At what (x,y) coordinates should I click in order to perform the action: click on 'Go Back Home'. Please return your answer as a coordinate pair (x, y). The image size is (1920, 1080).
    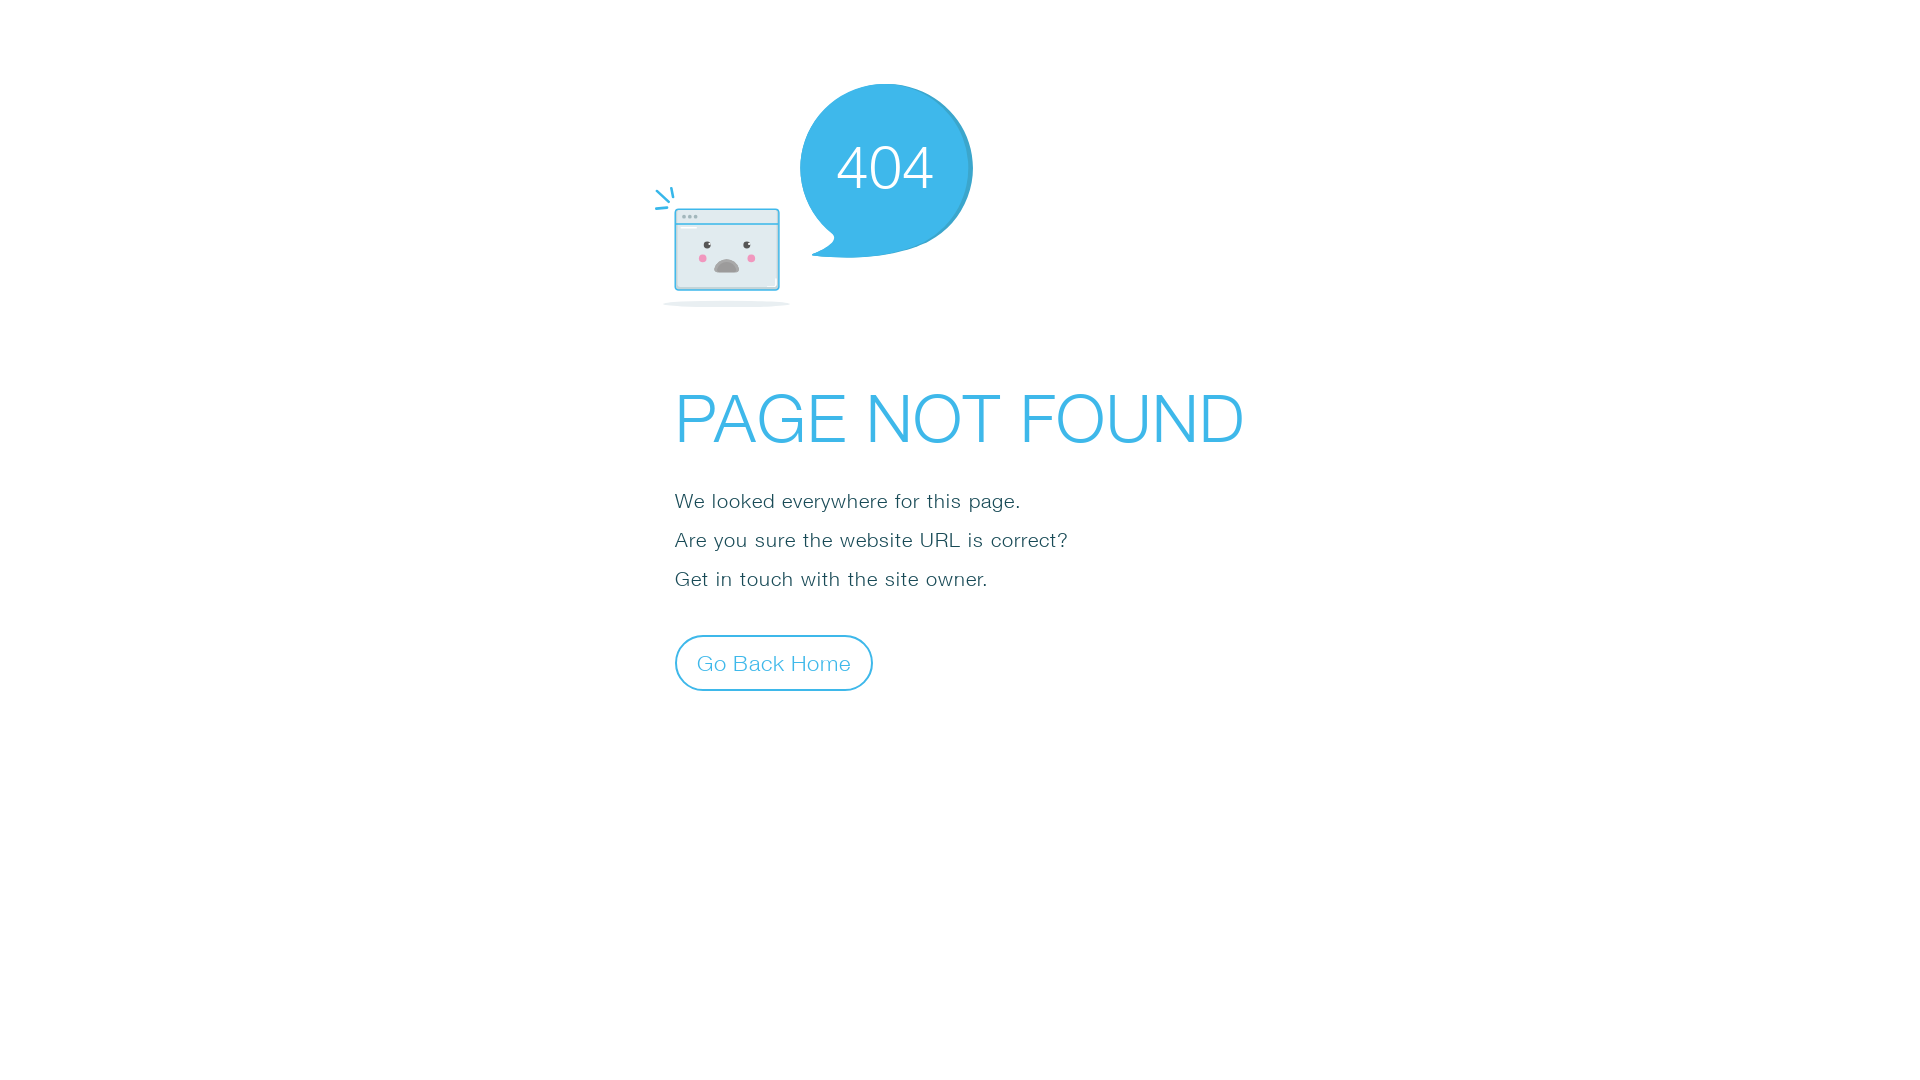
    Looking at the image, I should click on (772, 663).